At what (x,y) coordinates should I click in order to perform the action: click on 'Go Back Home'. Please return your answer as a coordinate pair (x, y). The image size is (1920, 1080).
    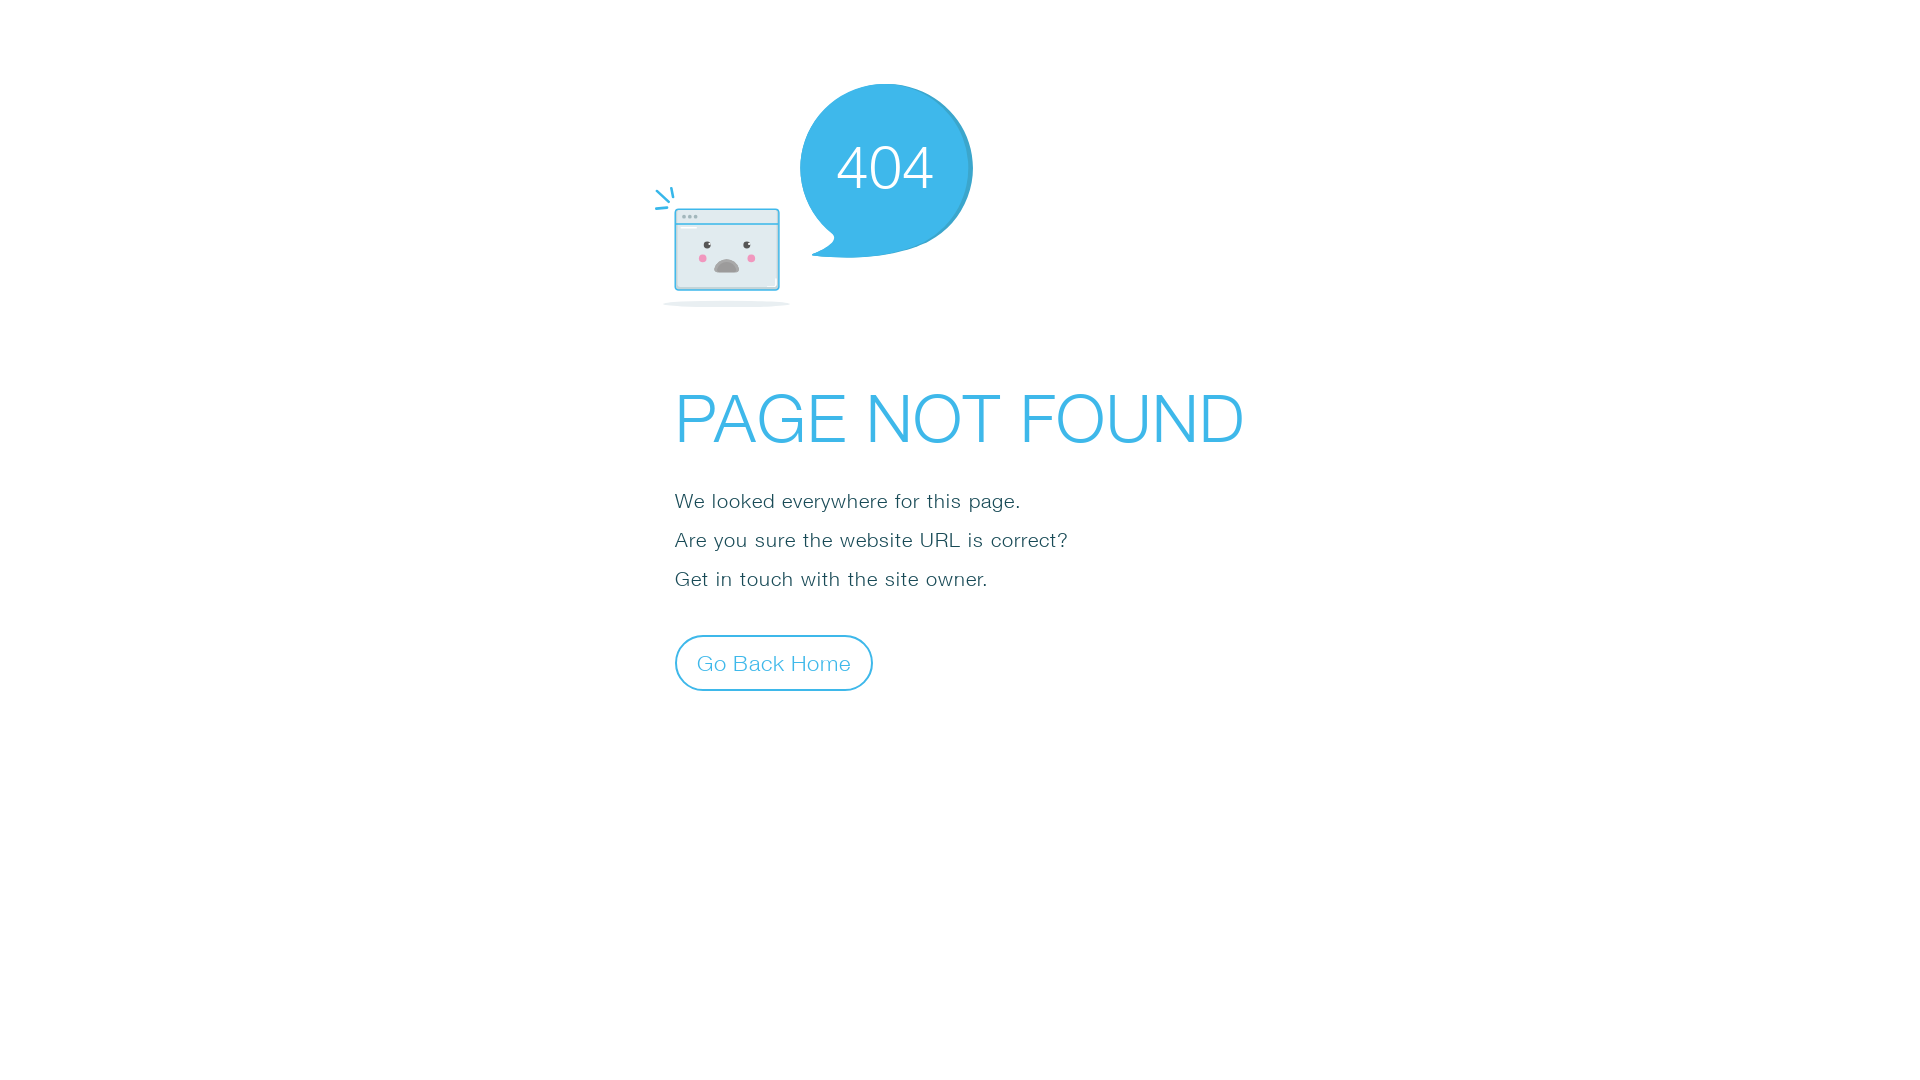
    Looking at the image, I should click on (772, 663).